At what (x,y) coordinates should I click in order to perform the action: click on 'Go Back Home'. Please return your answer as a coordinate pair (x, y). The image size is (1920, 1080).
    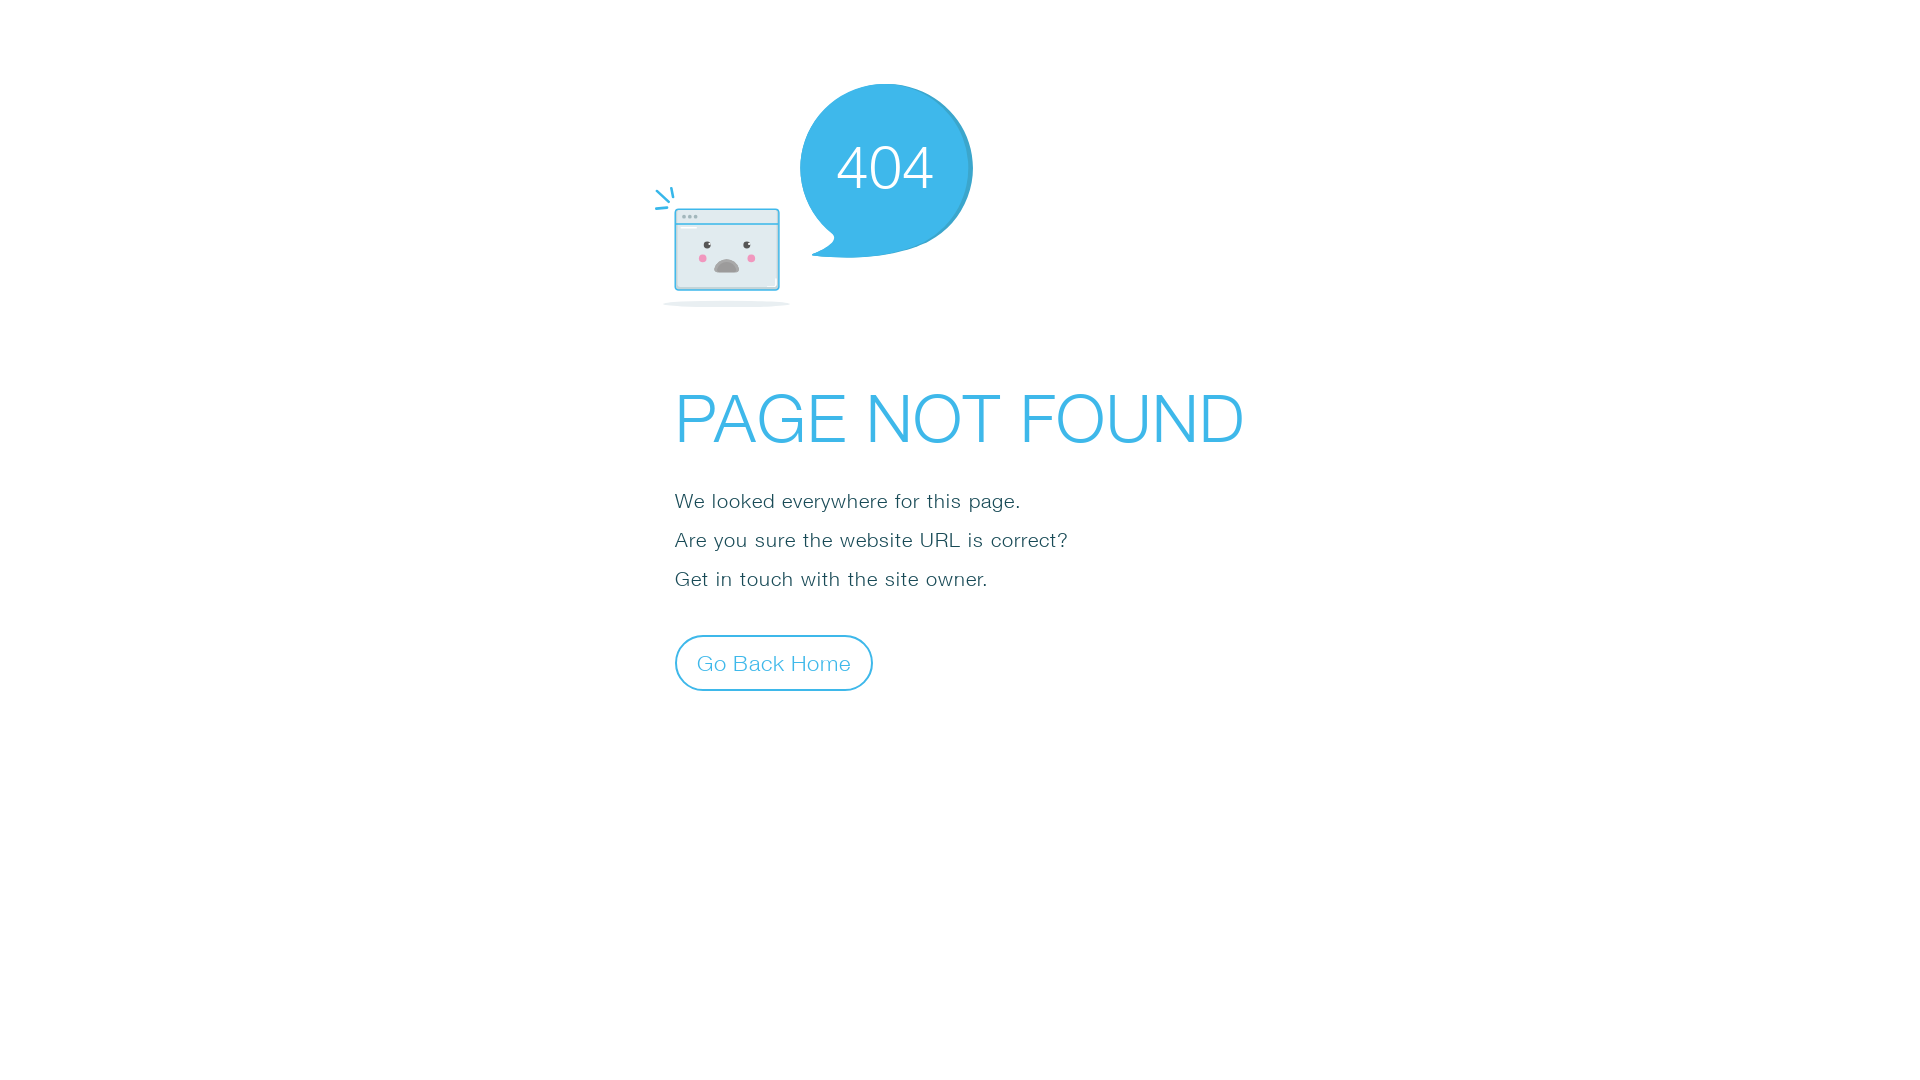
    Looking at the image, I should click on (772, 663).